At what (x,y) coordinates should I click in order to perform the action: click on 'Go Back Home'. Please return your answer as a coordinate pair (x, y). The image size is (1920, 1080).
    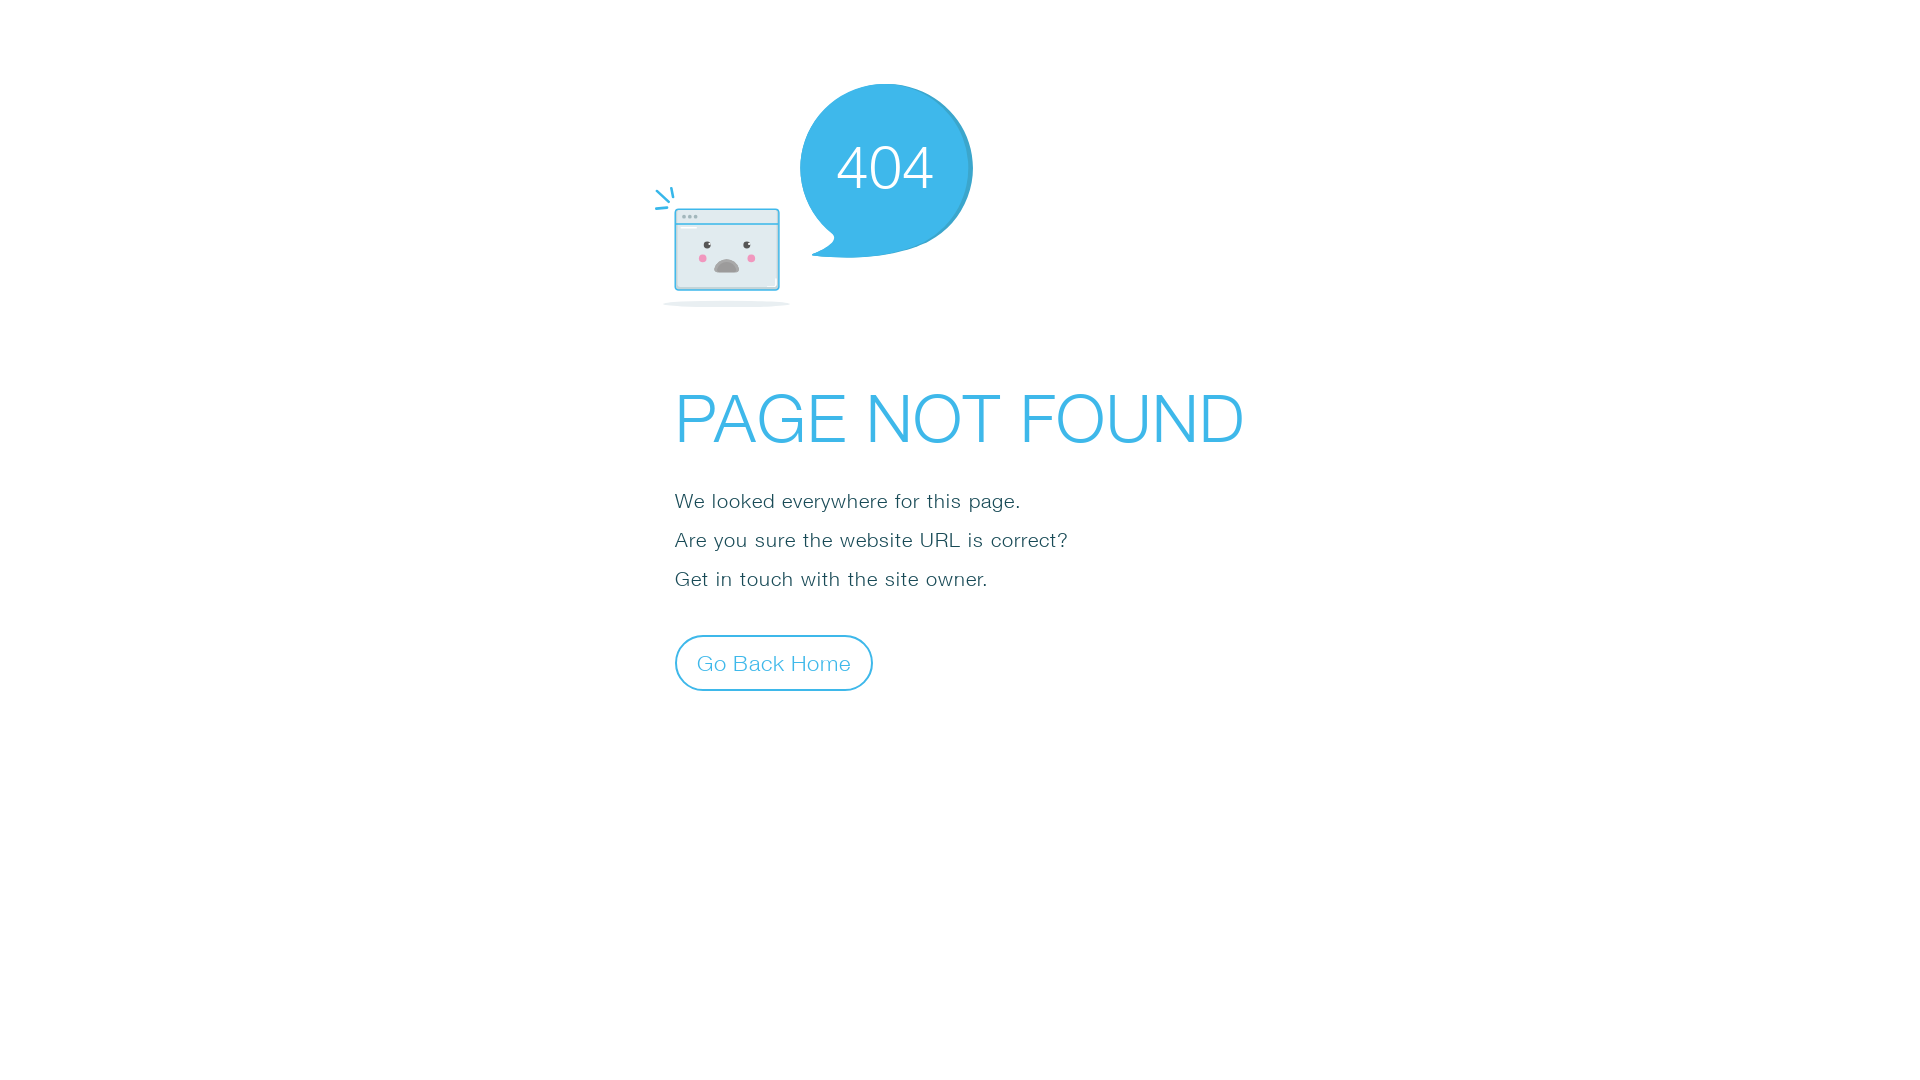
    Looking at the image, I should click on (772, 663).